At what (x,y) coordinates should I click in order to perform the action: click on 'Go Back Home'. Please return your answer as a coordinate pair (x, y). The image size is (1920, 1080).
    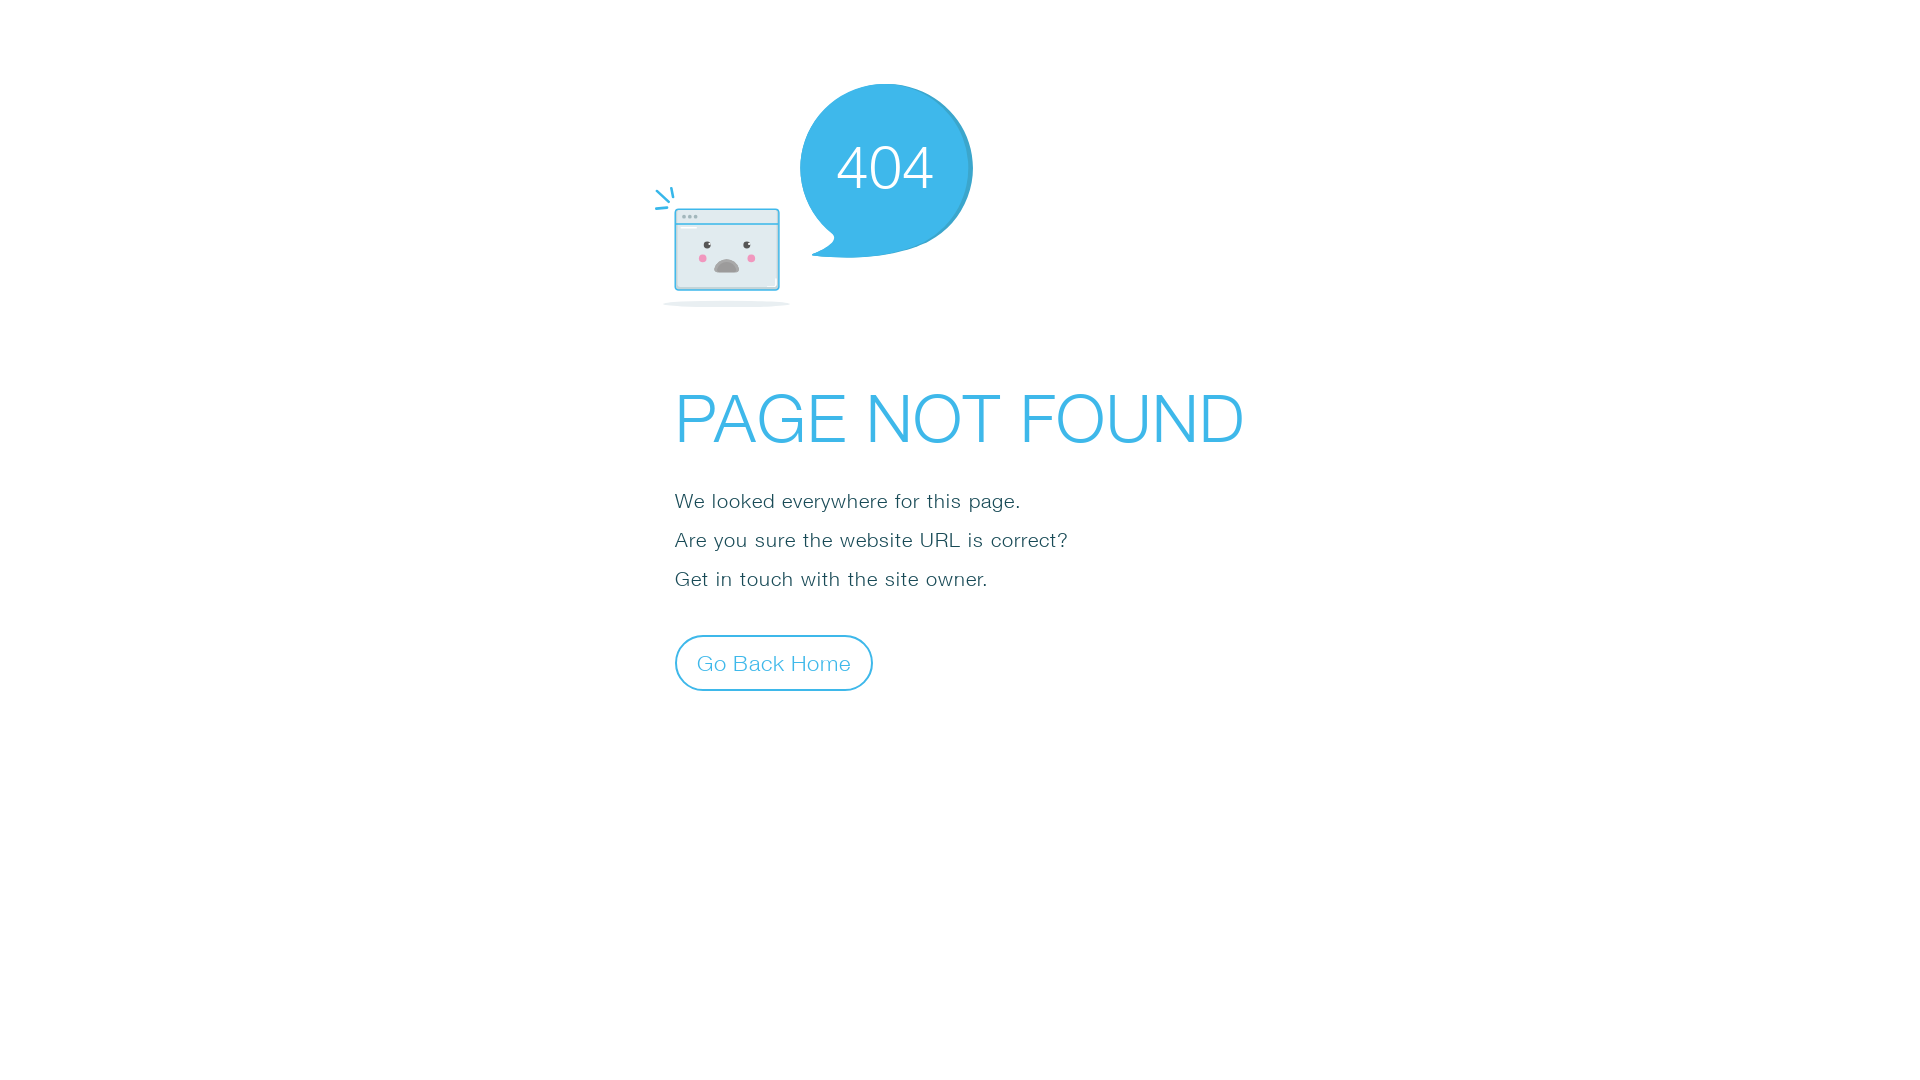
    Looking at the image, I should click on (772, 663).